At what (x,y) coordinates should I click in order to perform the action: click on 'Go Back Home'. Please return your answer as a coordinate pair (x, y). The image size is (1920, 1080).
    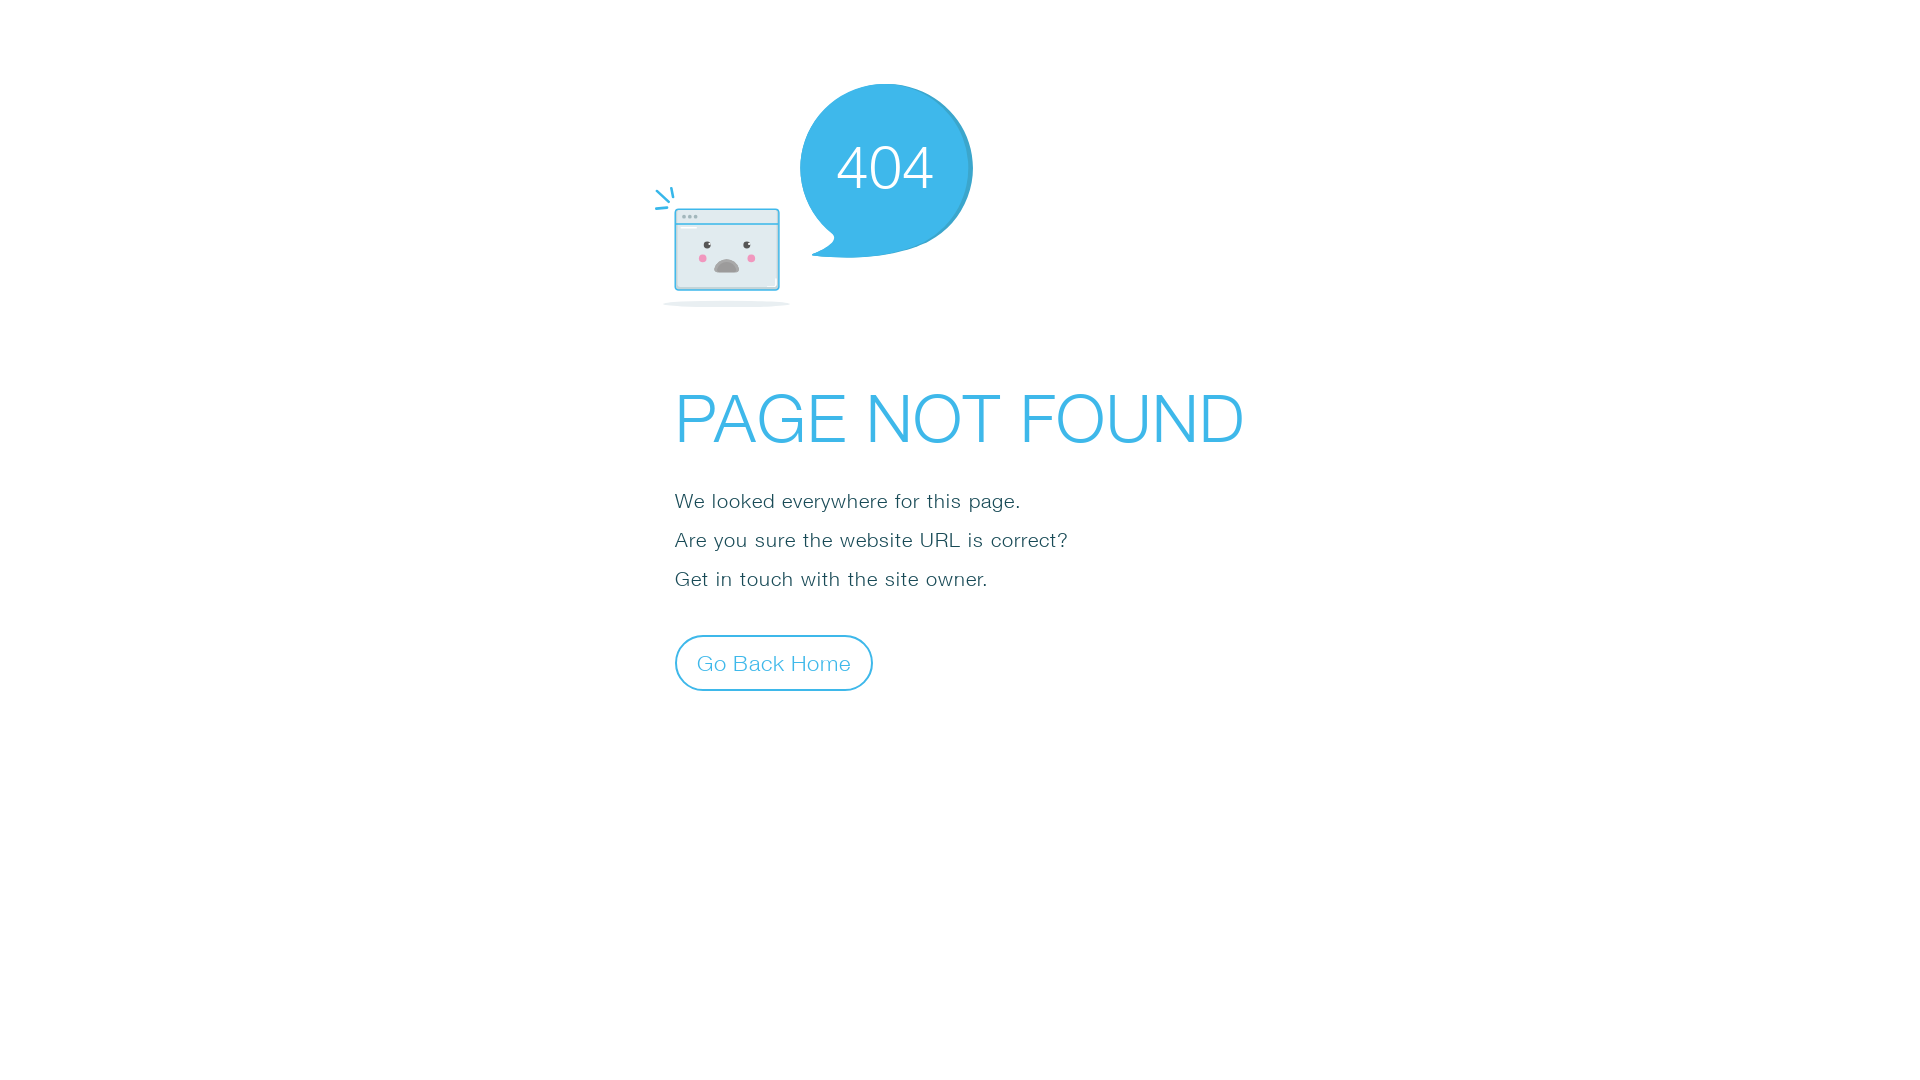
    Looking at the image, I should click on (772, 663).